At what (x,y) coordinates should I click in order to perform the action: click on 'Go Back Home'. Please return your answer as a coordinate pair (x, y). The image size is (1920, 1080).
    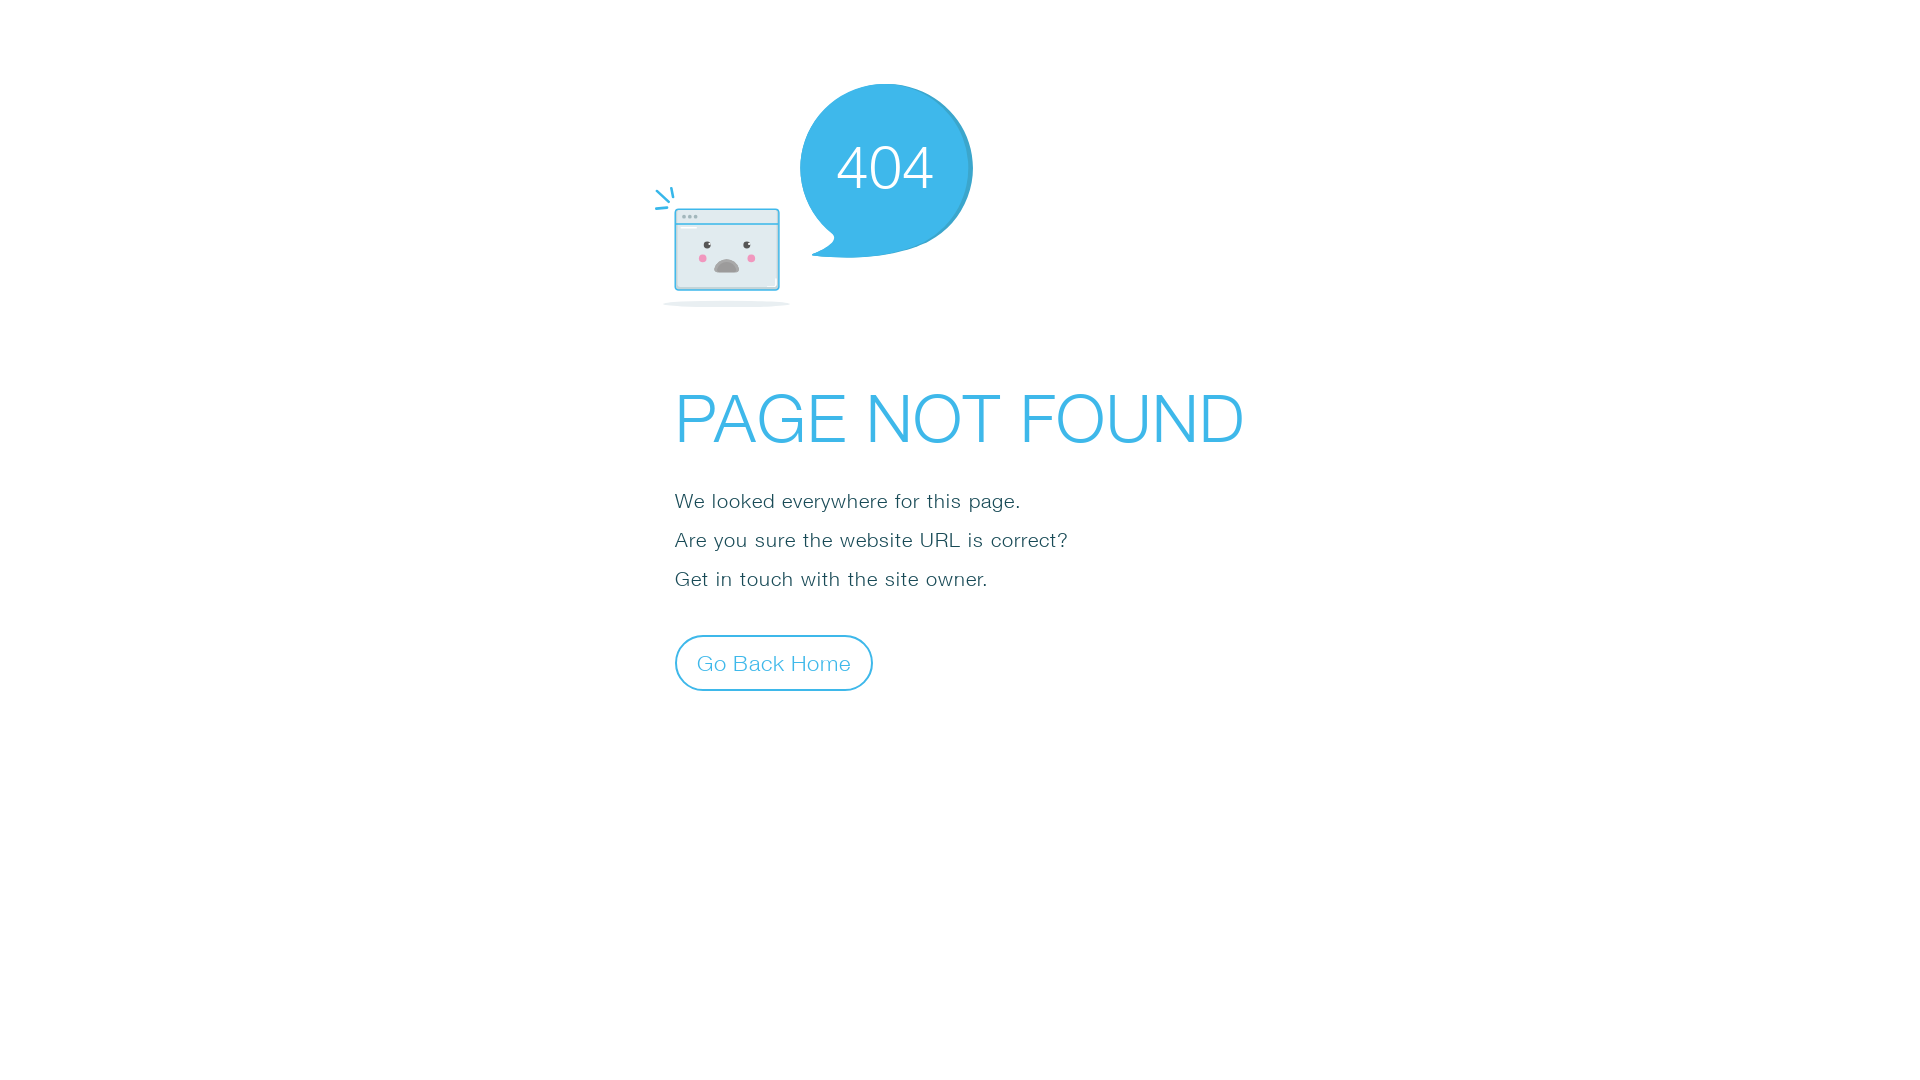
    Looking at the image, I should click on (772, 663).